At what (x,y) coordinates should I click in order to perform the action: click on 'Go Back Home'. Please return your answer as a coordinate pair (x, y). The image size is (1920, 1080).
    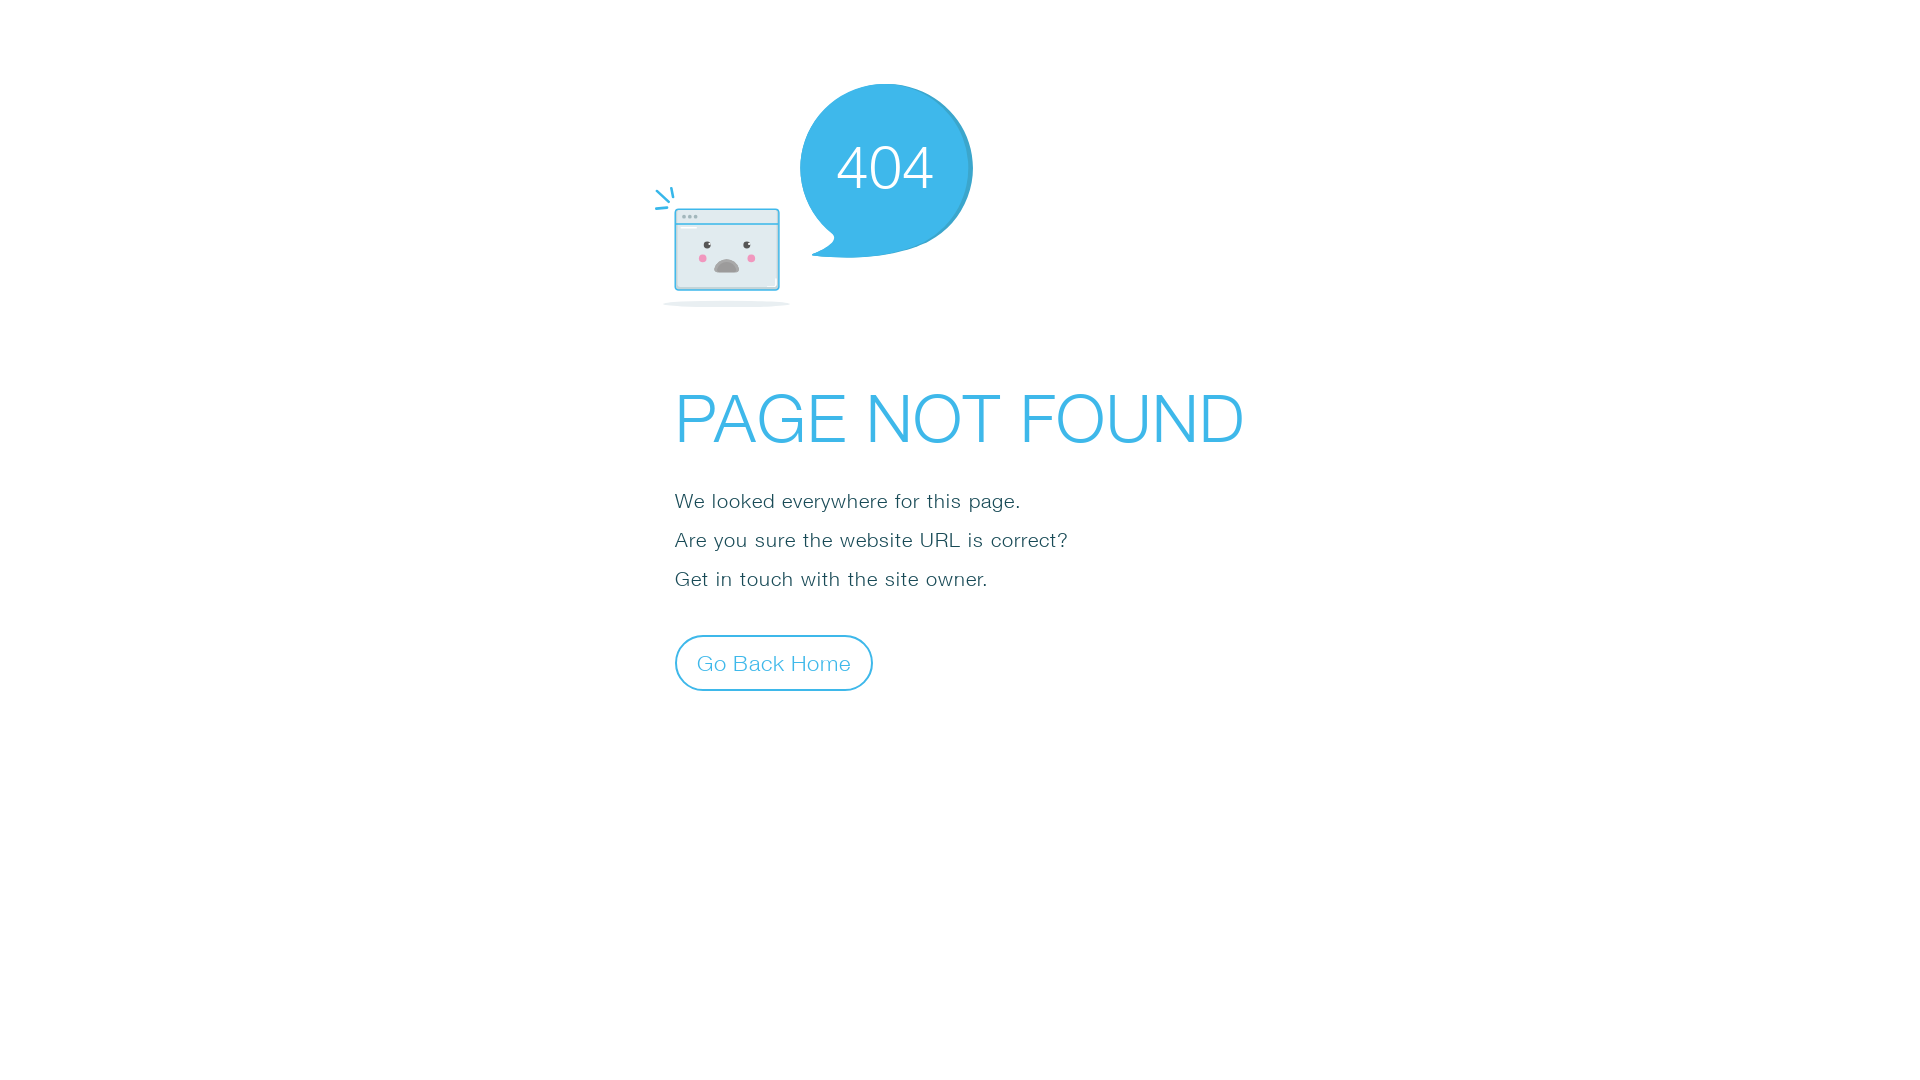
    Looking at the image, I should click on (772, 663).